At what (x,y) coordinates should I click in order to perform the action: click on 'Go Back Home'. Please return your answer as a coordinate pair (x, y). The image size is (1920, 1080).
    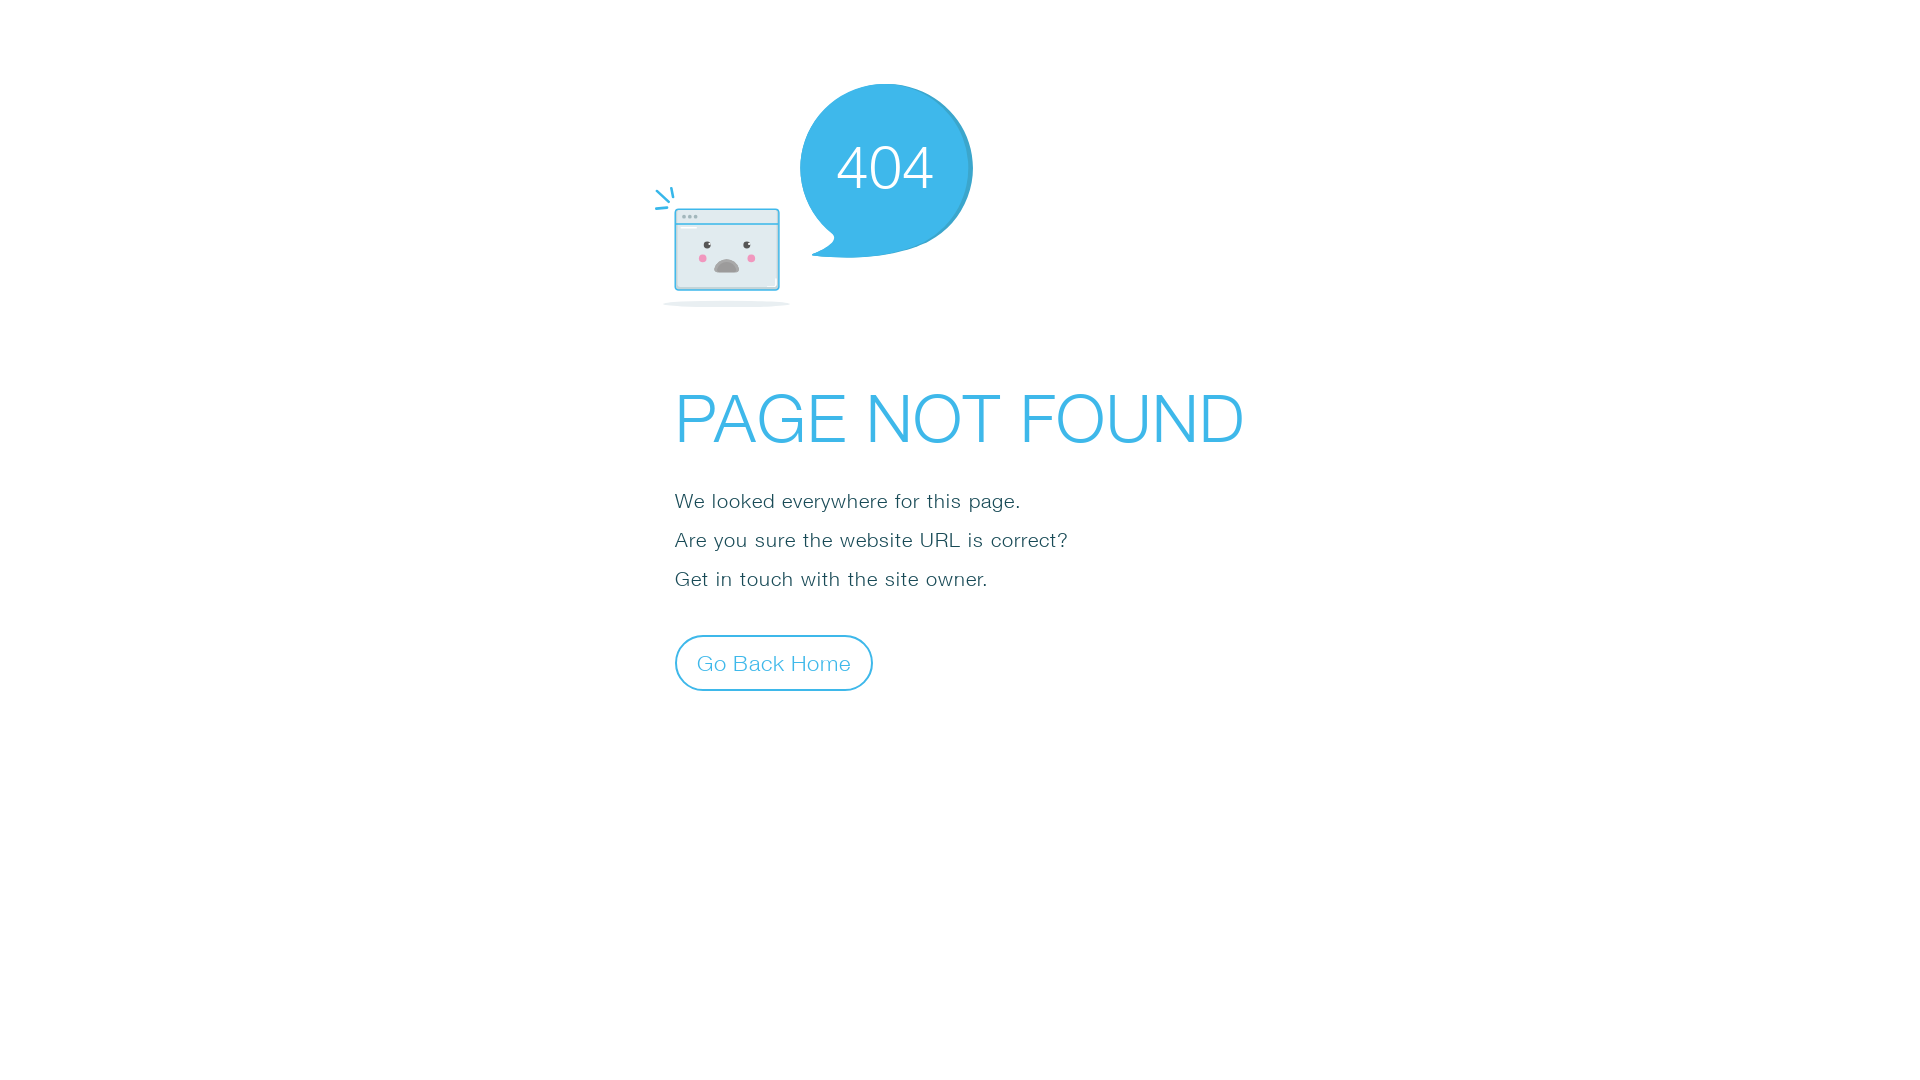
    Looking at the image, I should click on (772, 663).